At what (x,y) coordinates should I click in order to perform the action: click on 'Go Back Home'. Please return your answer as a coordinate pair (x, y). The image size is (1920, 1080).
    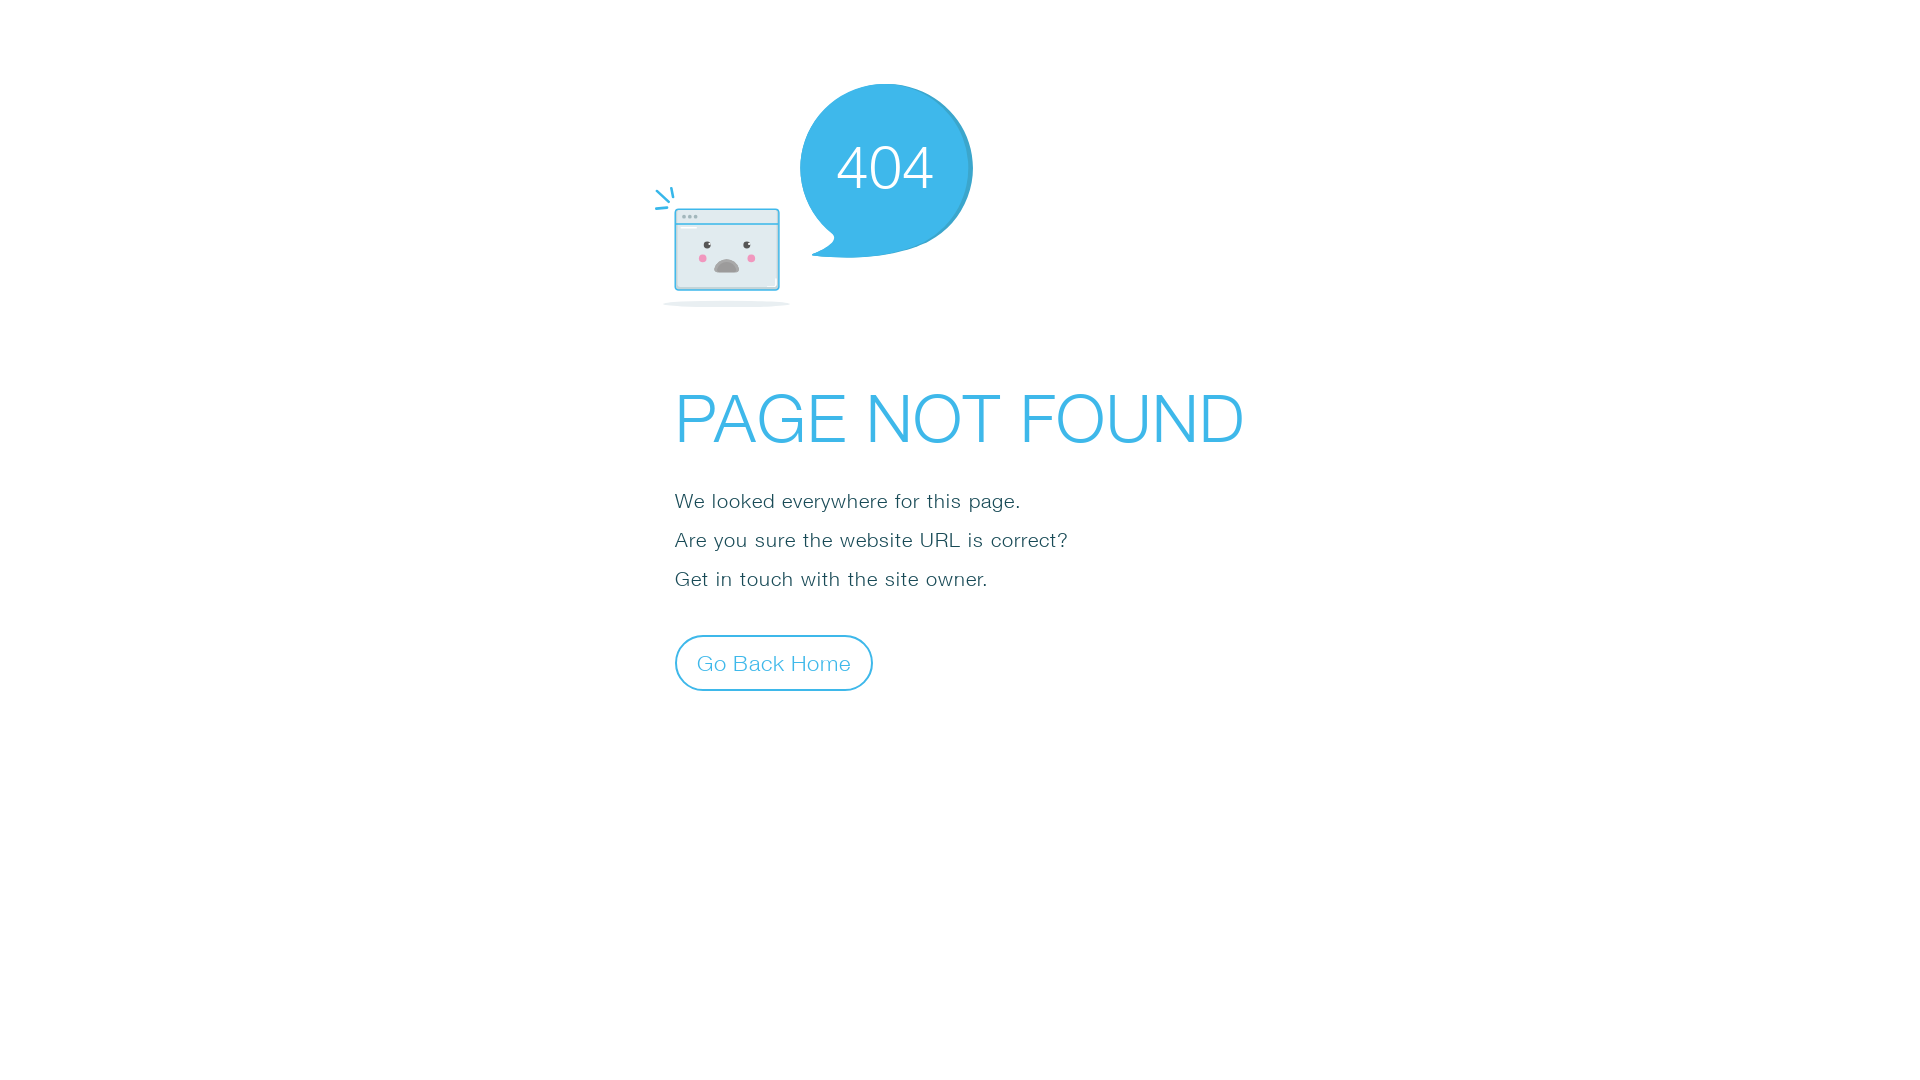
    Looking at the image, I should click on (772, 663).